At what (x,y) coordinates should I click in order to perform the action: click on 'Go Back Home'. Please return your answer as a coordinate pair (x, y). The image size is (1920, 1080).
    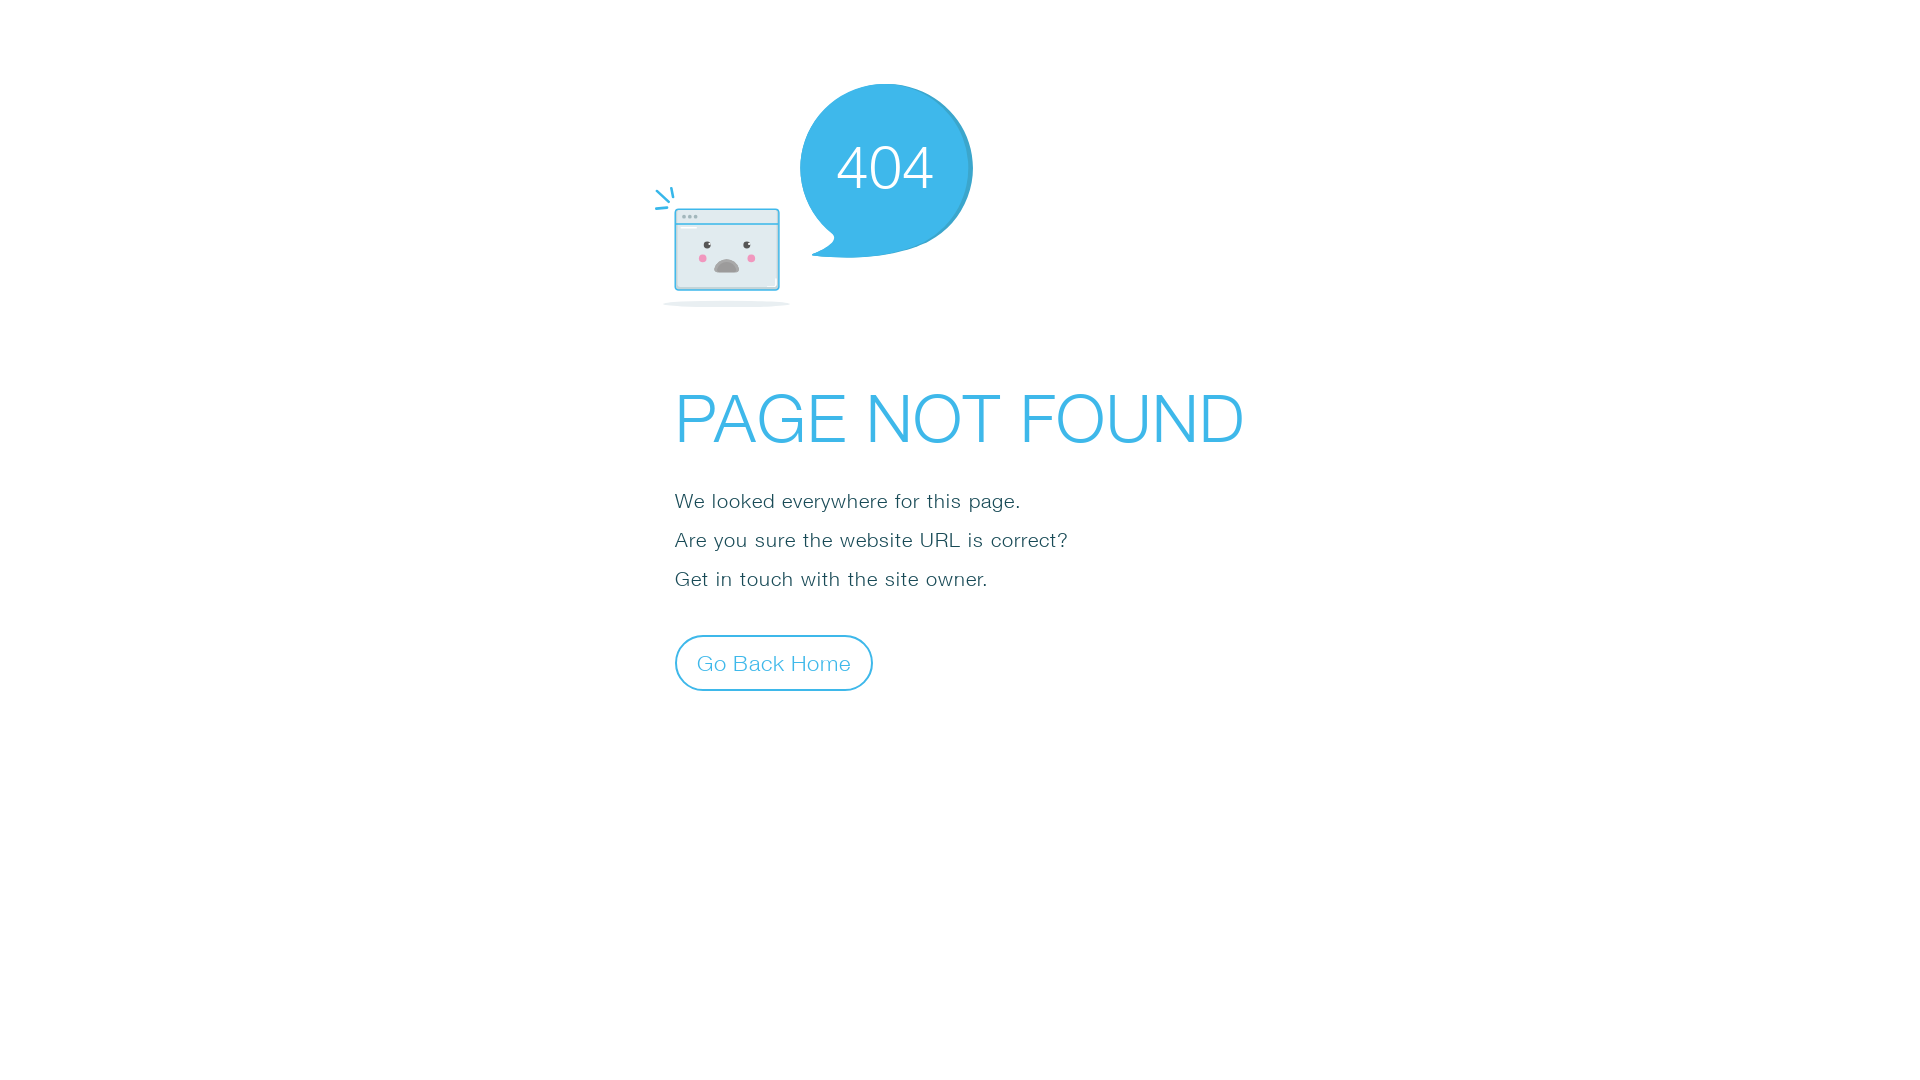
    Looking at the image, I should click on (772, 663).